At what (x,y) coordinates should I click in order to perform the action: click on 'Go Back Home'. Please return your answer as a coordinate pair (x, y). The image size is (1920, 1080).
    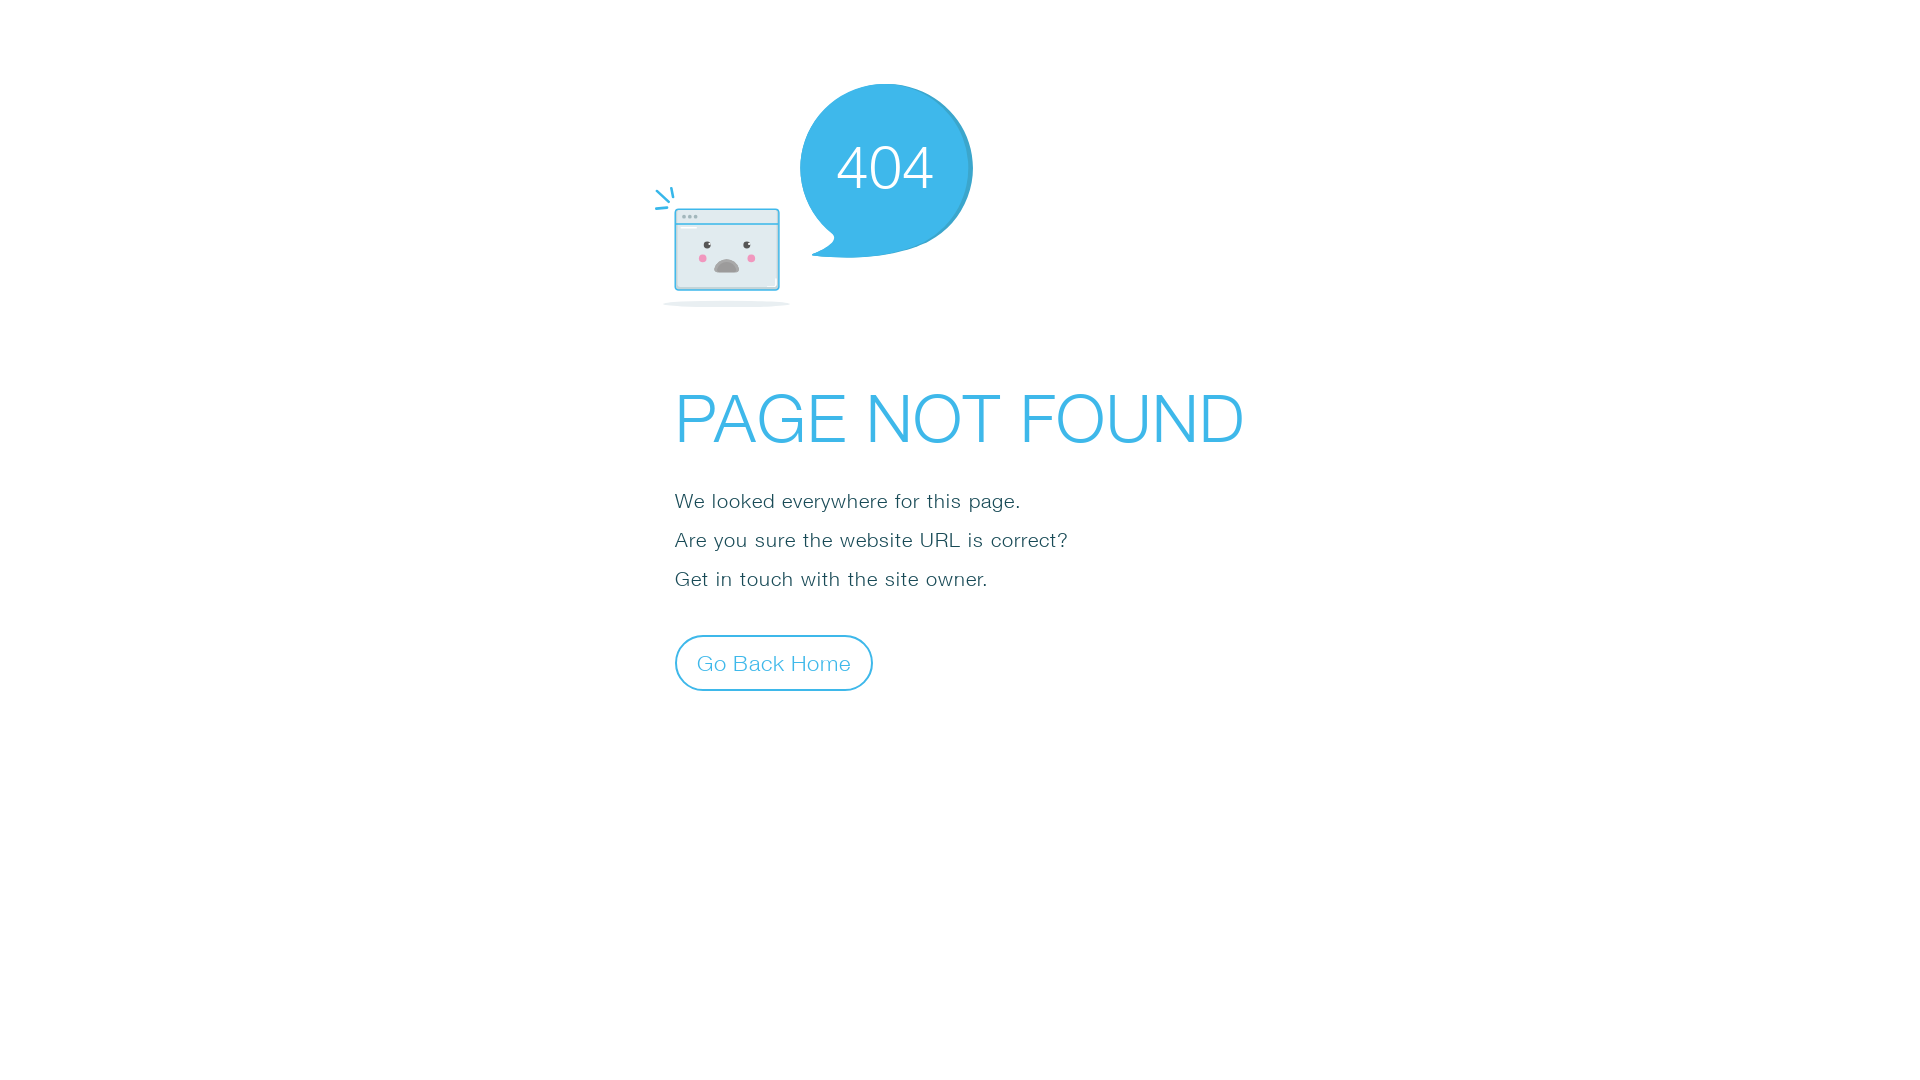
    Looking at the image, I should click on (772, 663).